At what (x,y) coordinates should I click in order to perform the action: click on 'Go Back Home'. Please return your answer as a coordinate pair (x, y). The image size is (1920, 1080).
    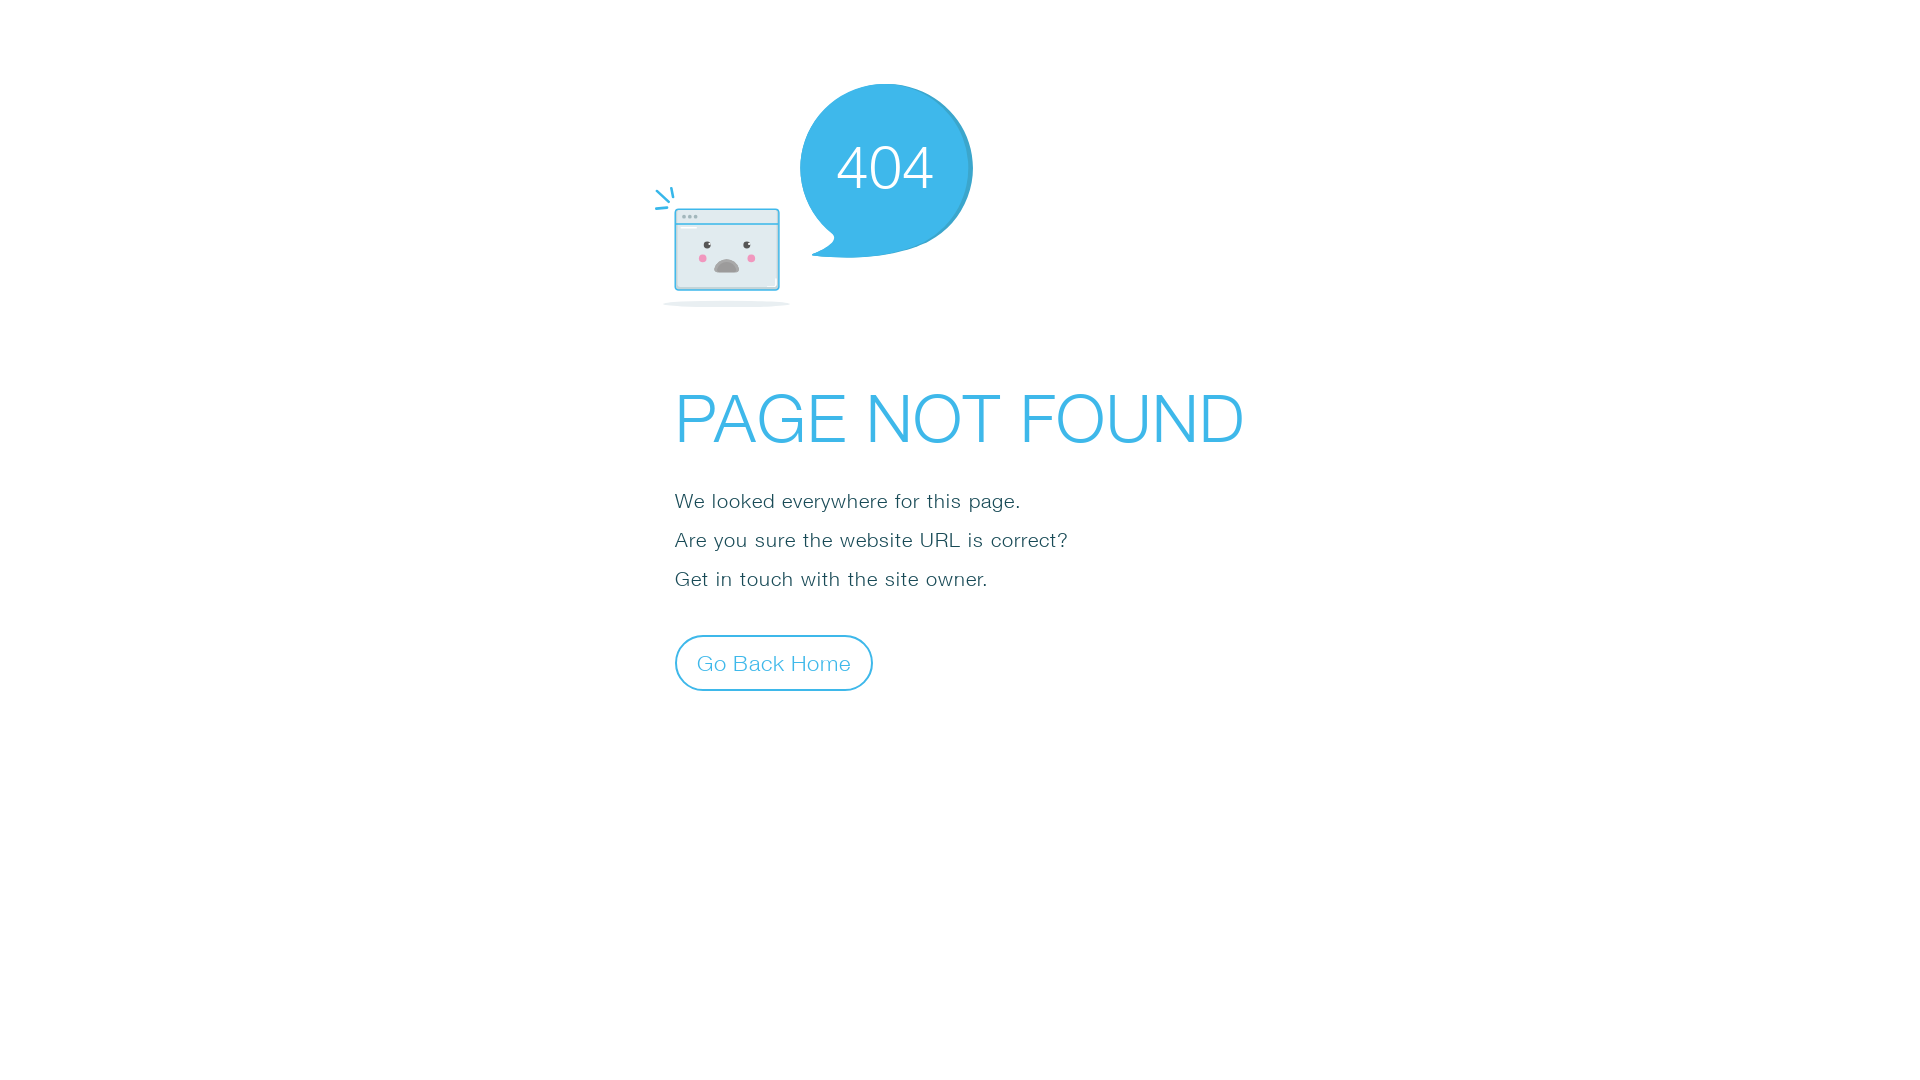
    Looking at the image, I should click on (772, 663).